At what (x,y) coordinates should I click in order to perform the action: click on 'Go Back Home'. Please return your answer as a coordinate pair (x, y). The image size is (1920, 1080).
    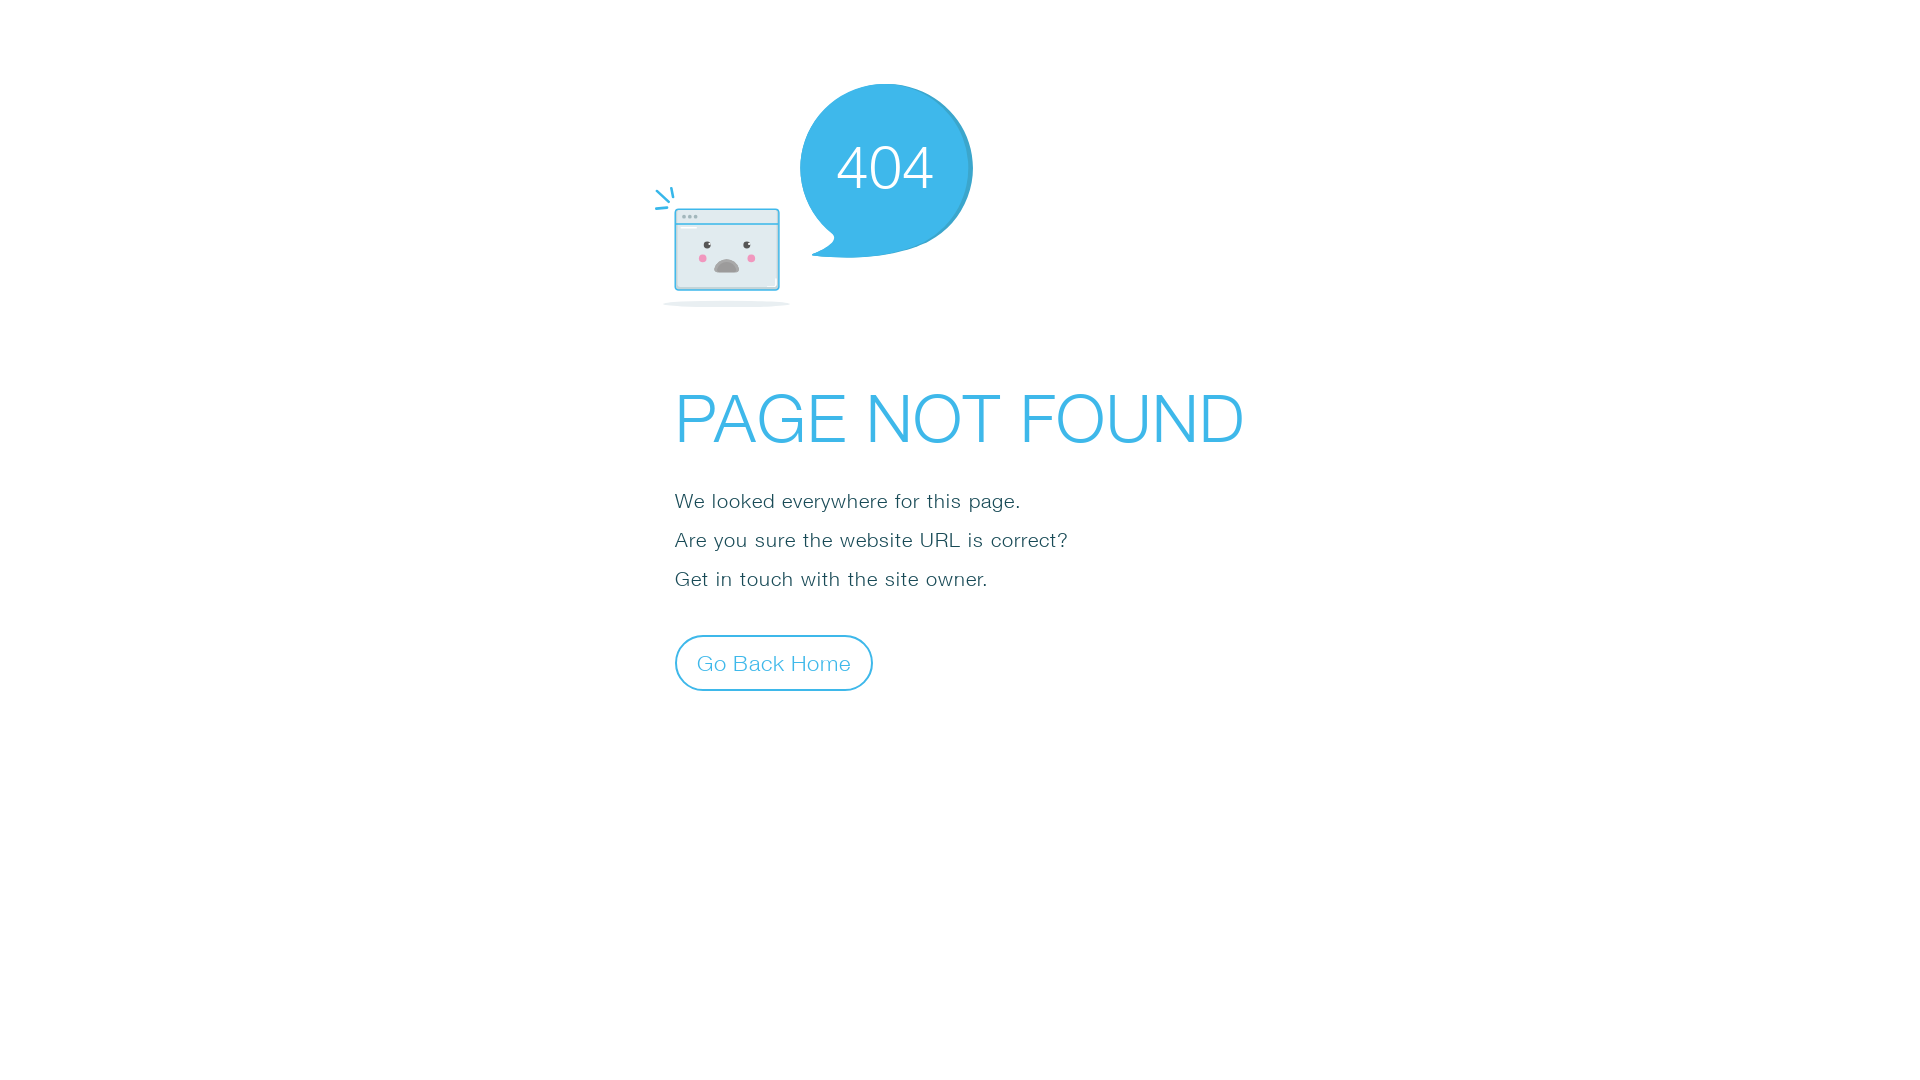
    Looking at the image, I should click on (772, 663).